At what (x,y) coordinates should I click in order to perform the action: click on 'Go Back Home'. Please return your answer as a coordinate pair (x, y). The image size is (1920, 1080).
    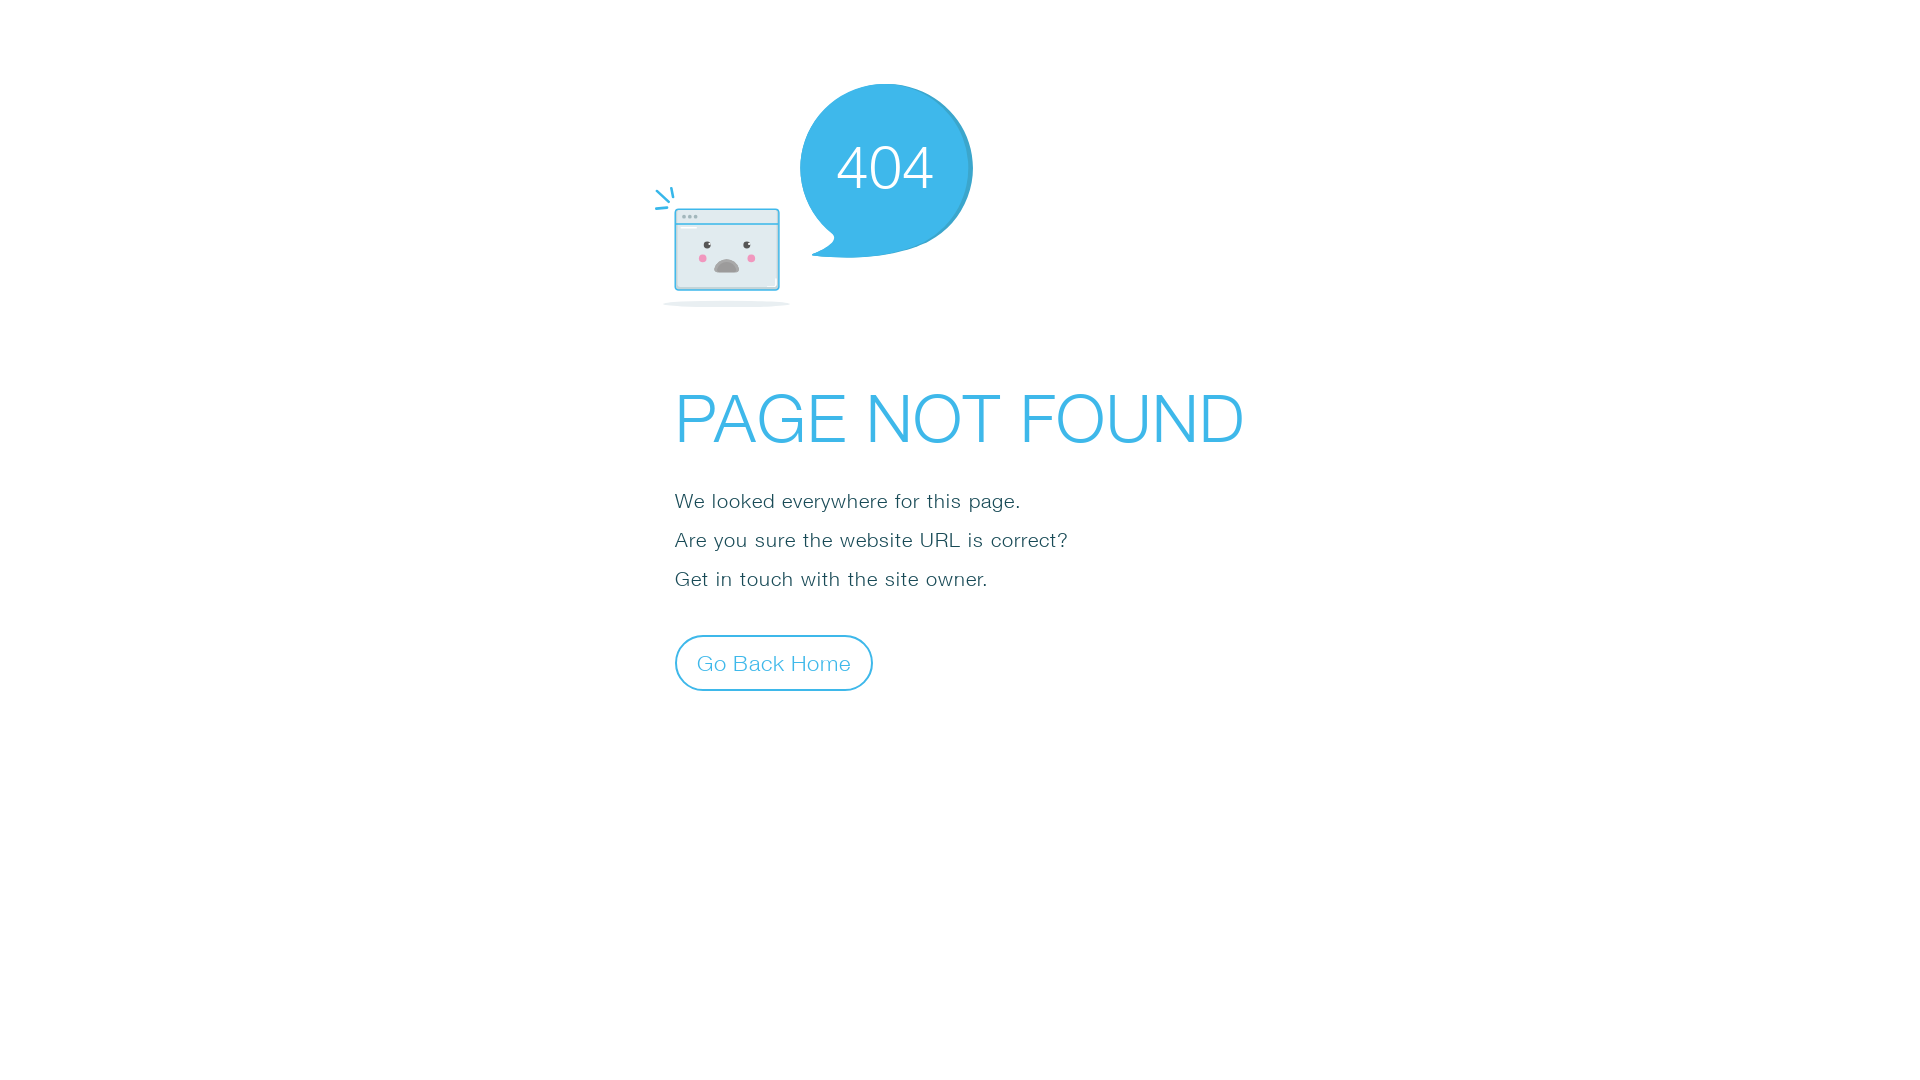
    Looking at the image, I should click on (772, 663).